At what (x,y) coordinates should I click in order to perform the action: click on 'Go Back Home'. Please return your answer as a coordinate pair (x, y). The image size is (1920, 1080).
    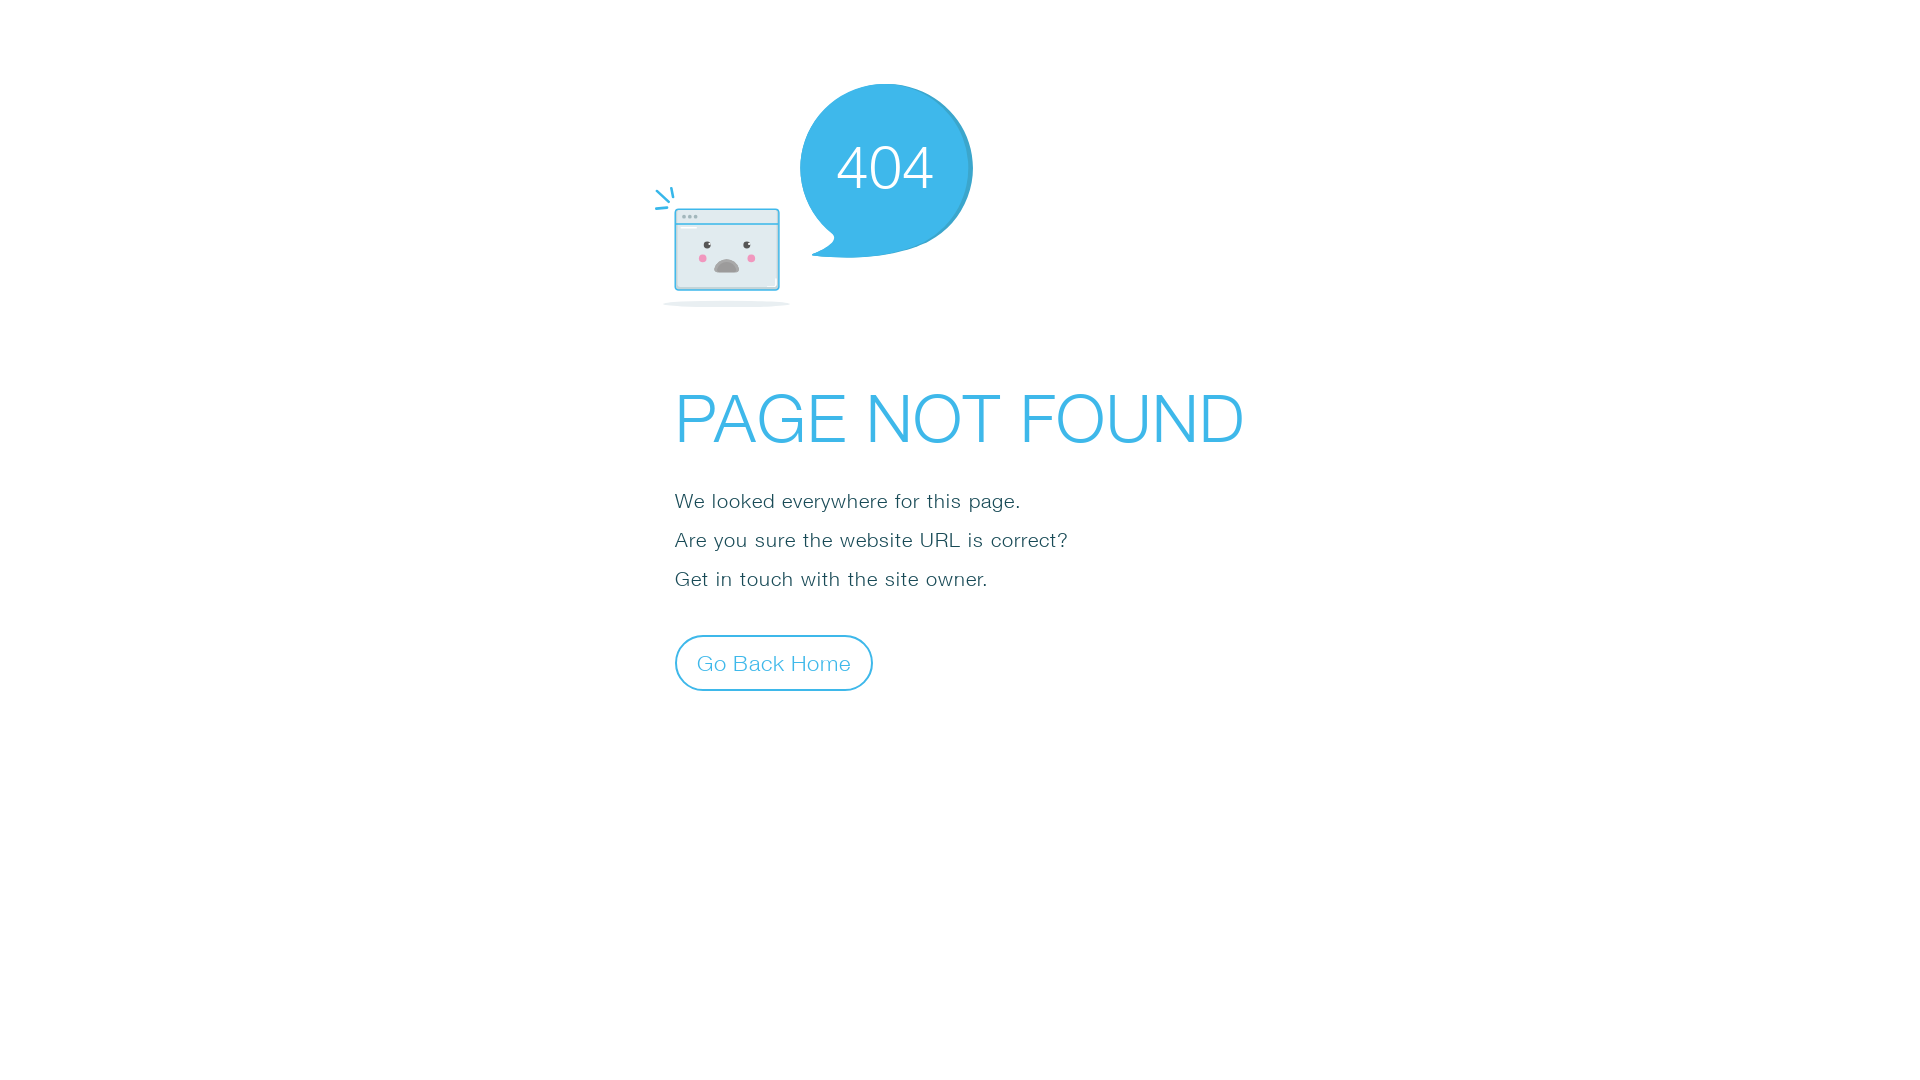
    Looking at the image, I should click on (772, 663).